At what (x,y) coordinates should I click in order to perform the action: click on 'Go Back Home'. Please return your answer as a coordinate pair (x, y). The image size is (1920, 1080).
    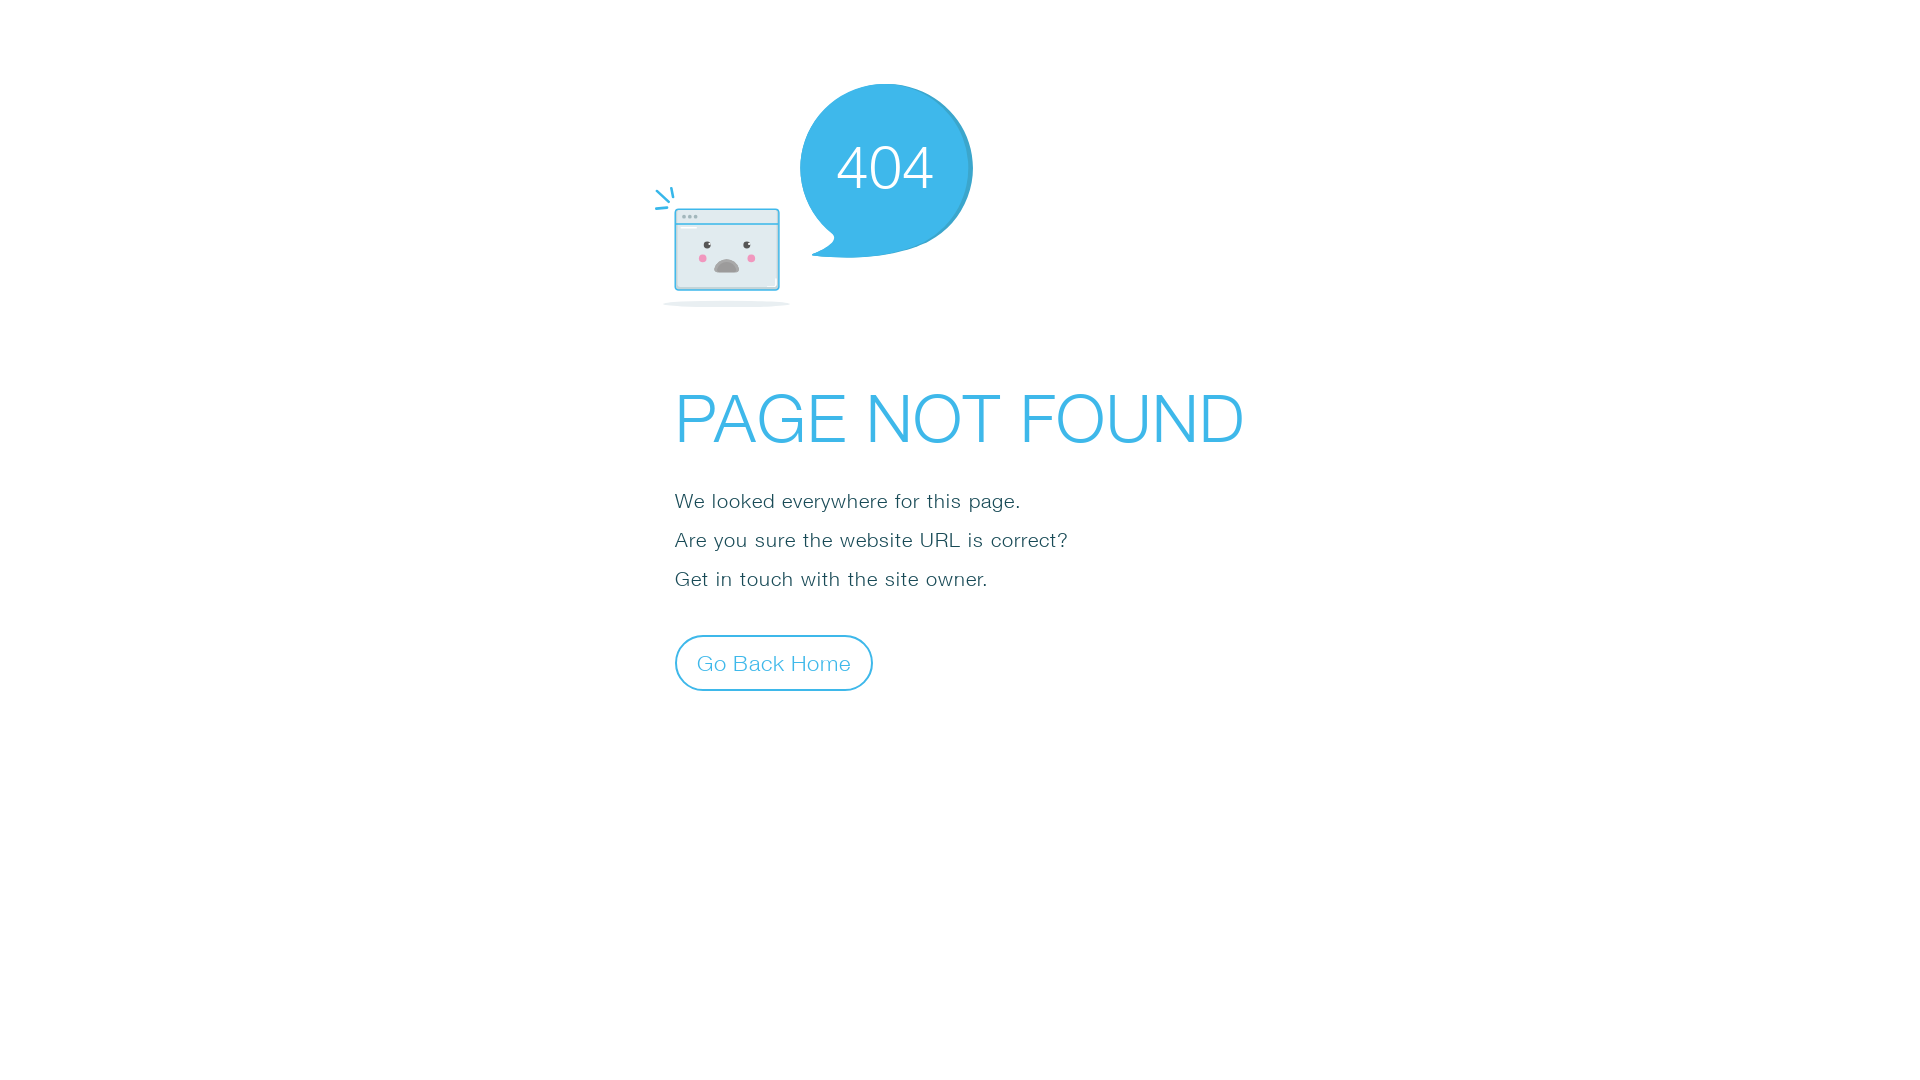
    Looking at the image, I should click on (772, 663).